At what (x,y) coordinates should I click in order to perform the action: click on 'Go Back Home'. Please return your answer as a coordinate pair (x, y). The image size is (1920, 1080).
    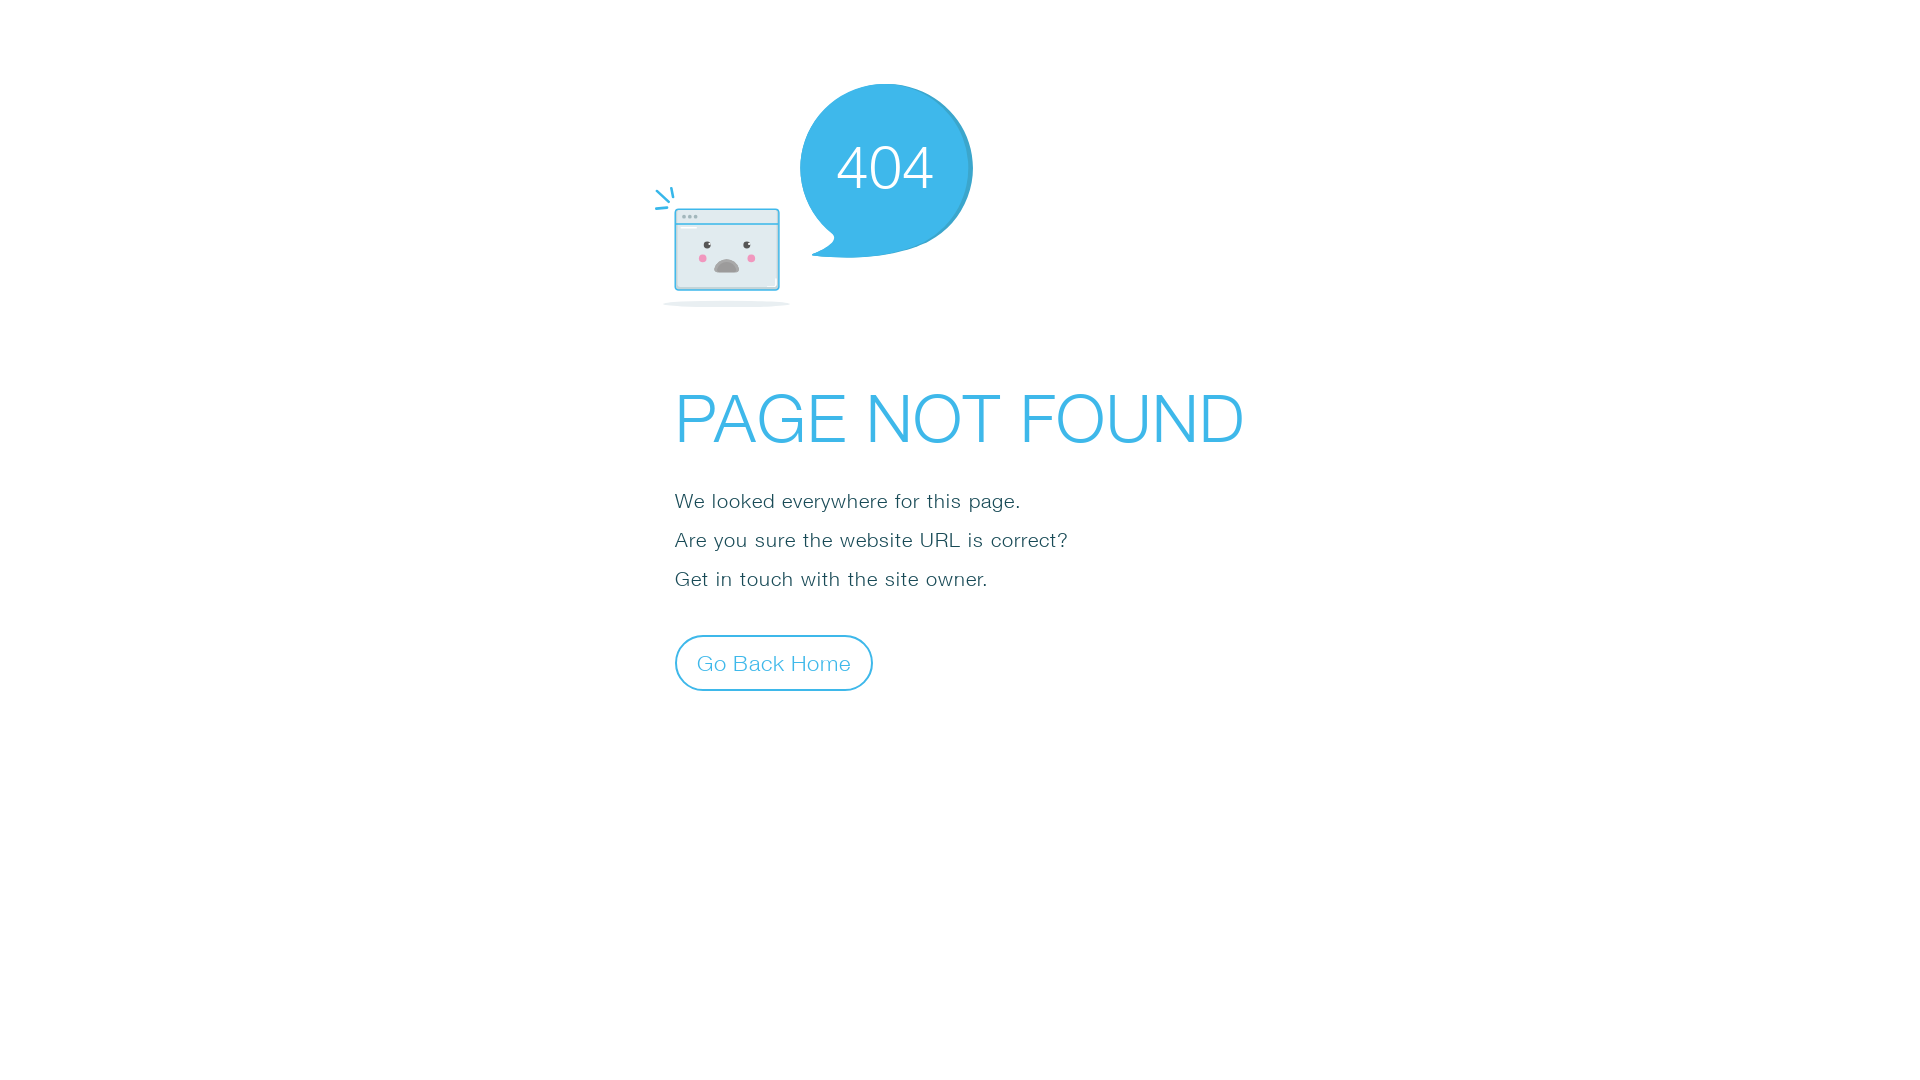
    Looking at the image, I should click on (772, 663).